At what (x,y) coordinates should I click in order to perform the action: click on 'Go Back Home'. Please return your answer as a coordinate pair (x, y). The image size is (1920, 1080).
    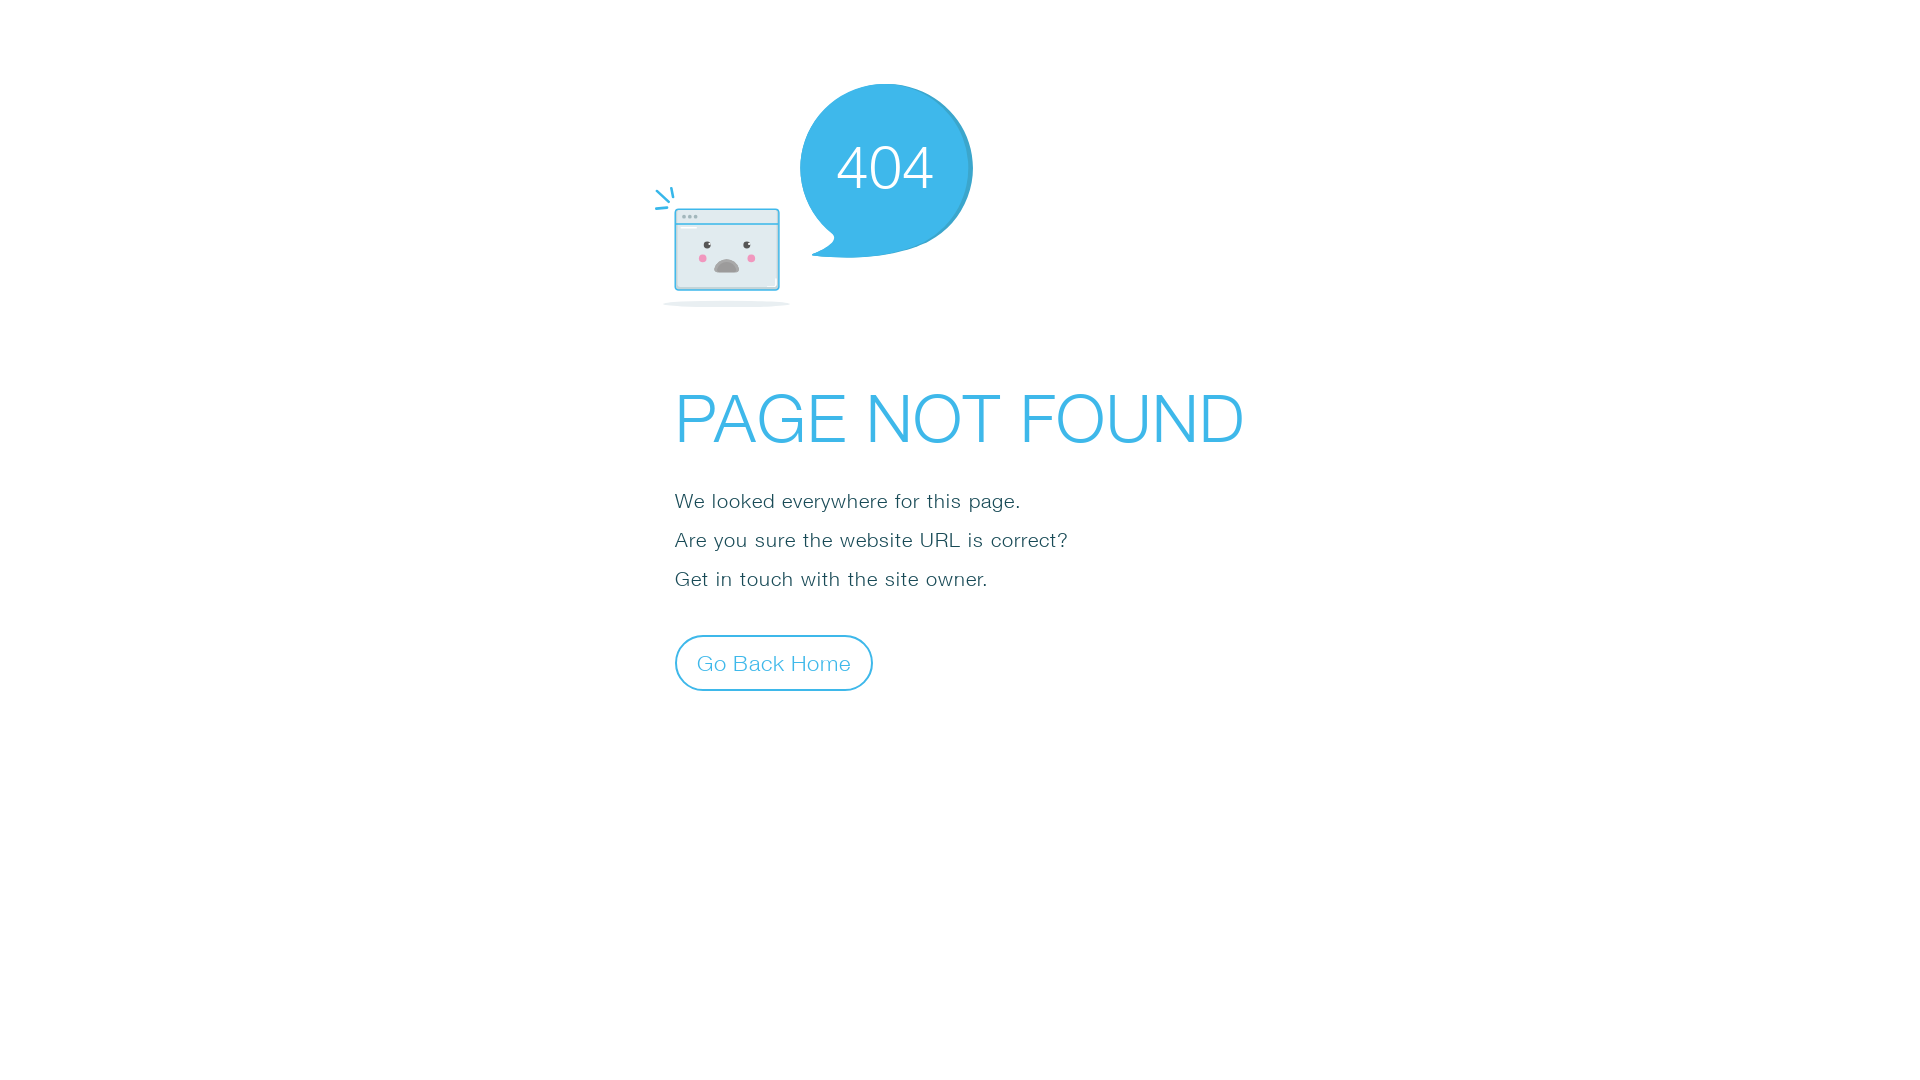
    Looking at the image, I should click on (772, 663).